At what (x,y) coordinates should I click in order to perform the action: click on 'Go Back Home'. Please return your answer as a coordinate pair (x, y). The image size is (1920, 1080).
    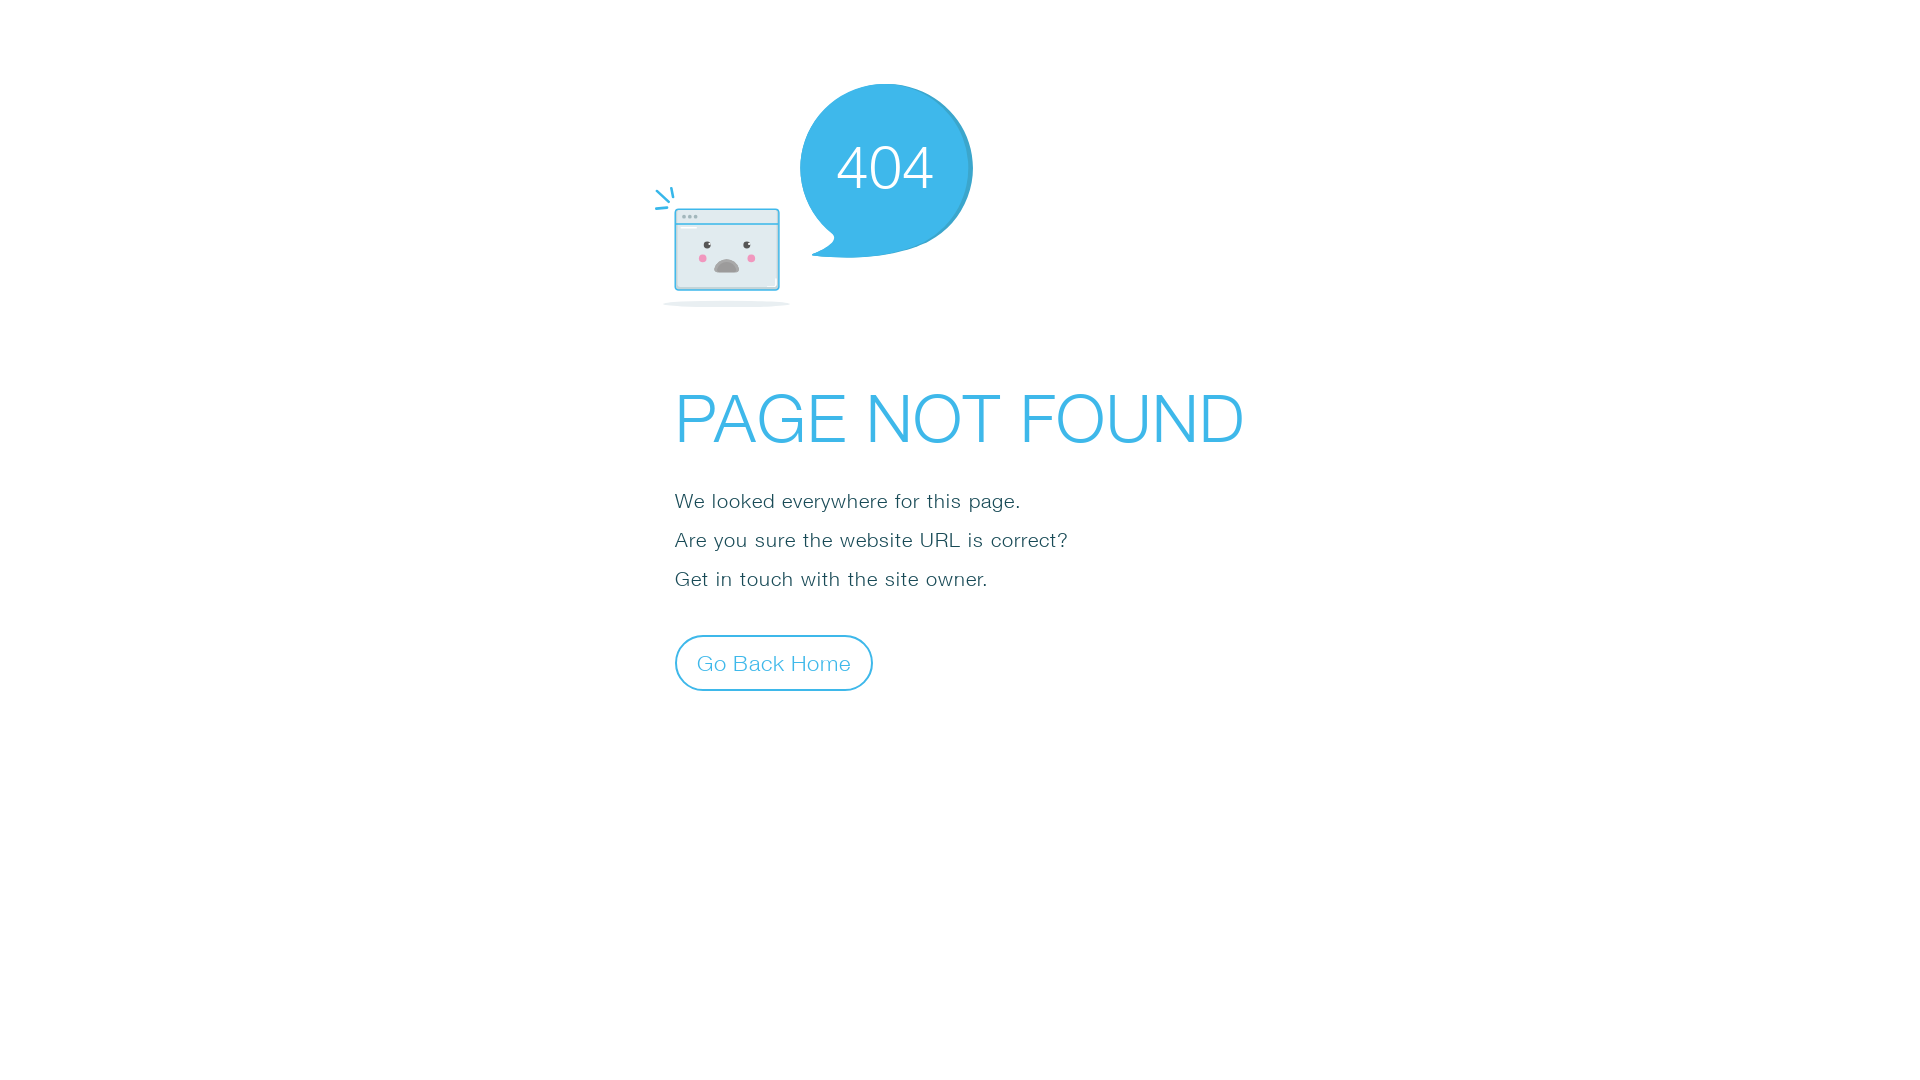
    Looking at the image, I should click on (772, 663).